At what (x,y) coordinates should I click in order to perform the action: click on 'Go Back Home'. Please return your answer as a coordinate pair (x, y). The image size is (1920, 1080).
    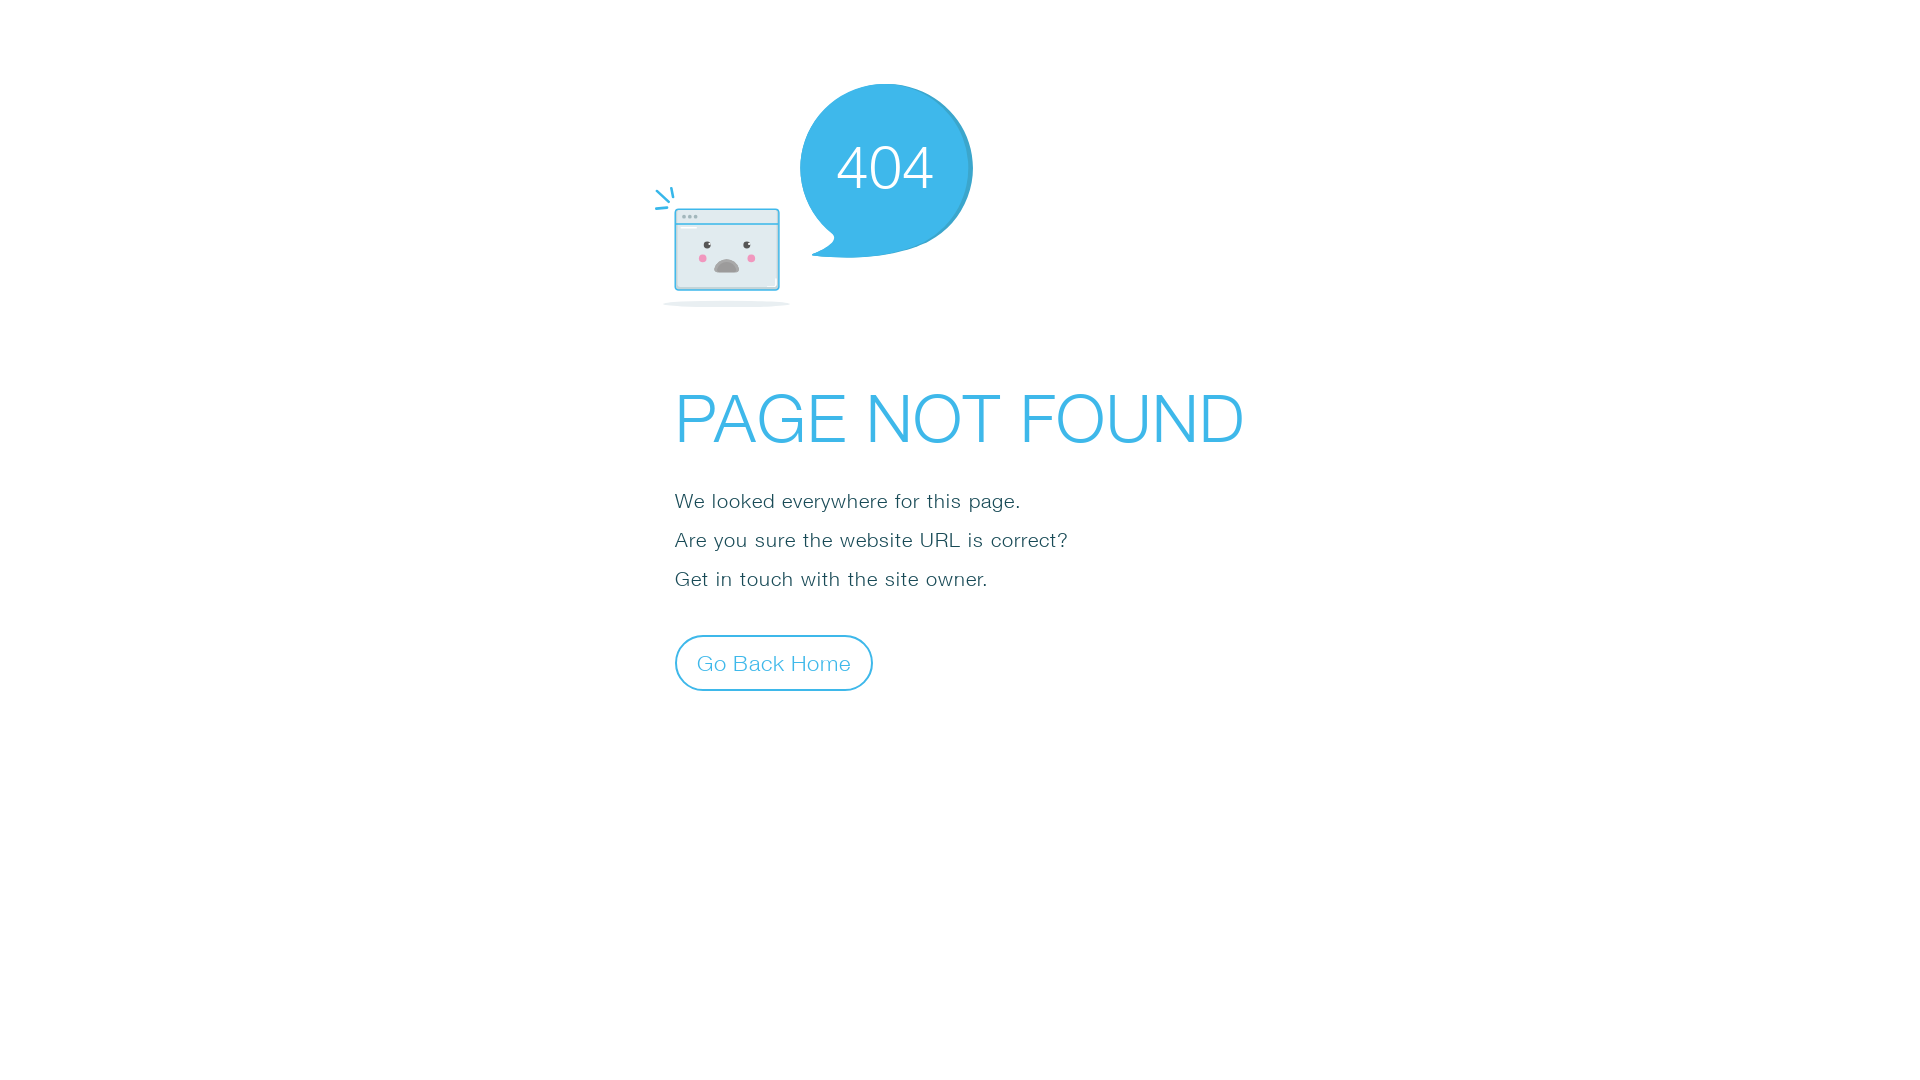
    Looking at the image, I should click on (772, 663).